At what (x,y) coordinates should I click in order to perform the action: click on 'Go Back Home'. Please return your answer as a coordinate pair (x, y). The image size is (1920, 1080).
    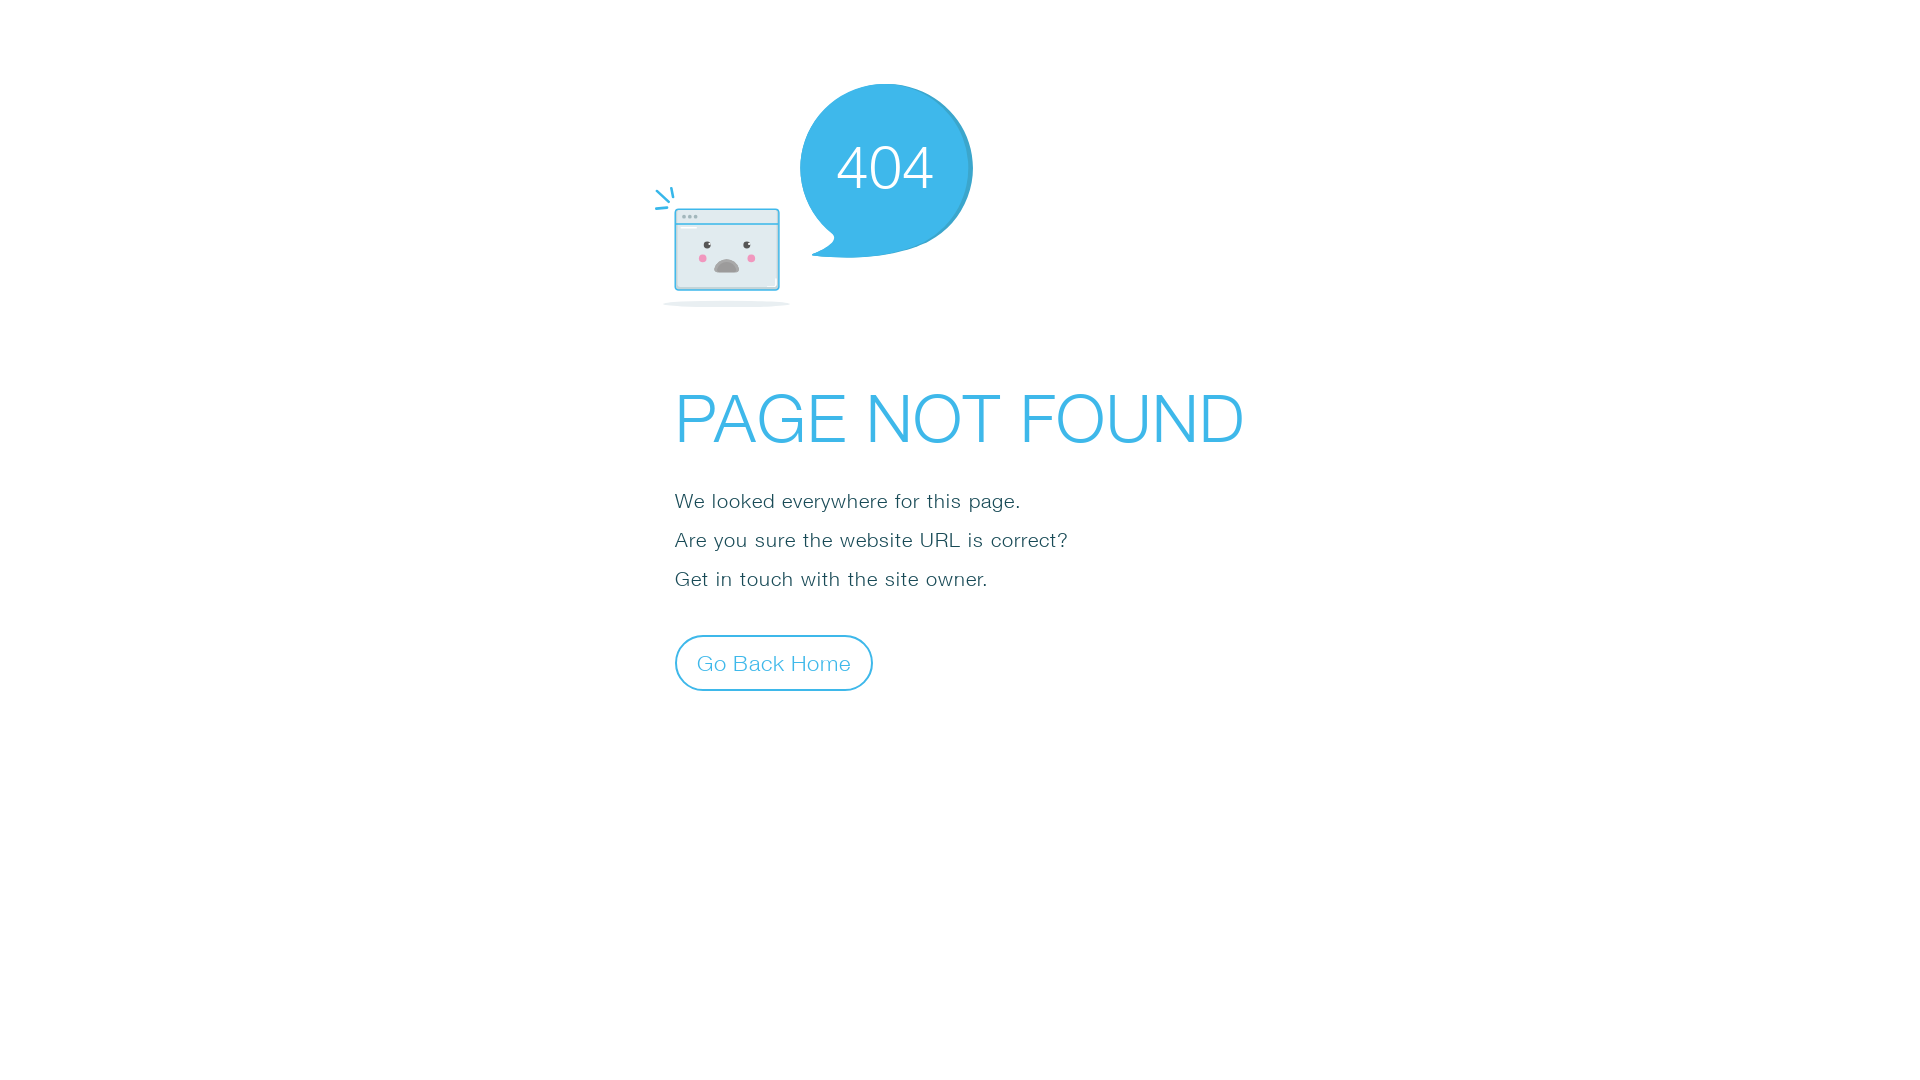
    Looking at the image, I should click on (772, 663).